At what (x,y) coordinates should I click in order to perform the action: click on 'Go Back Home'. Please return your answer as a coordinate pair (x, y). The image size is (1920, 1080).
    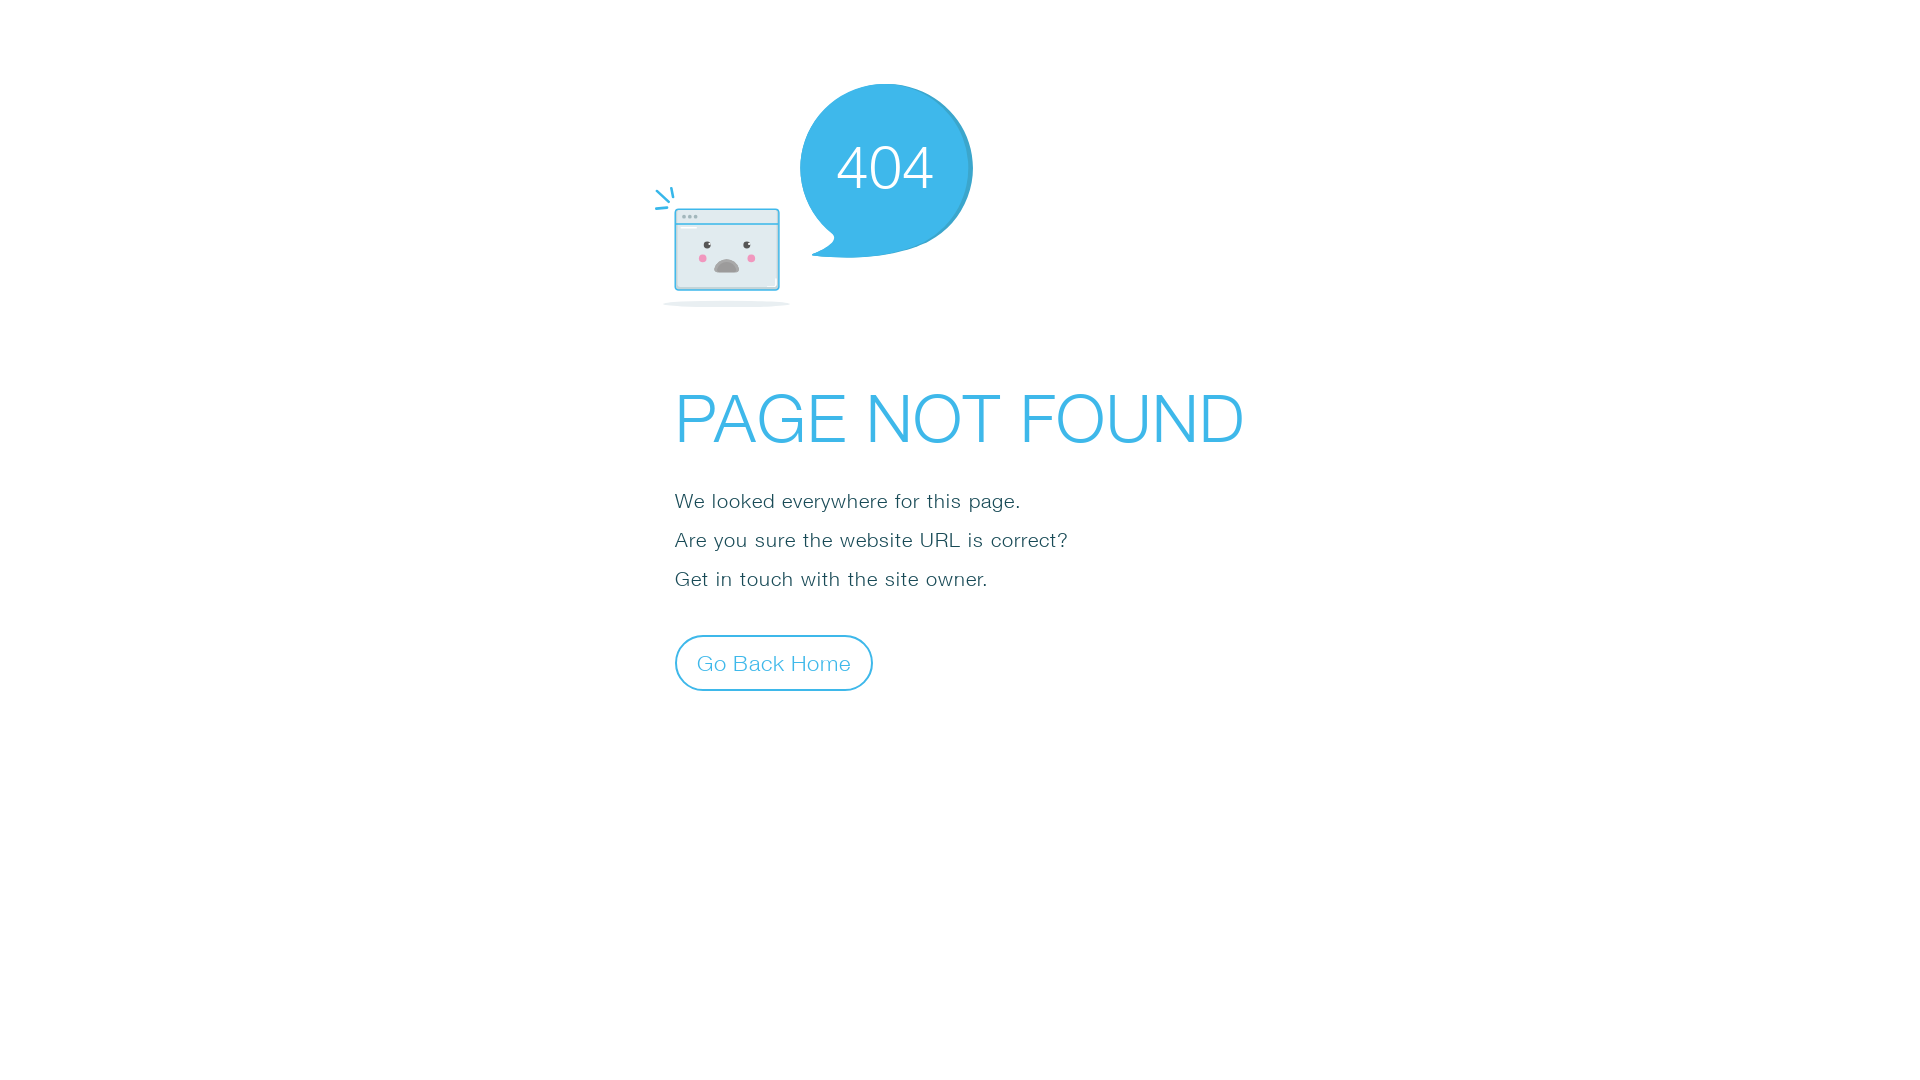
    Looking at the image, I should click on (772, 663).